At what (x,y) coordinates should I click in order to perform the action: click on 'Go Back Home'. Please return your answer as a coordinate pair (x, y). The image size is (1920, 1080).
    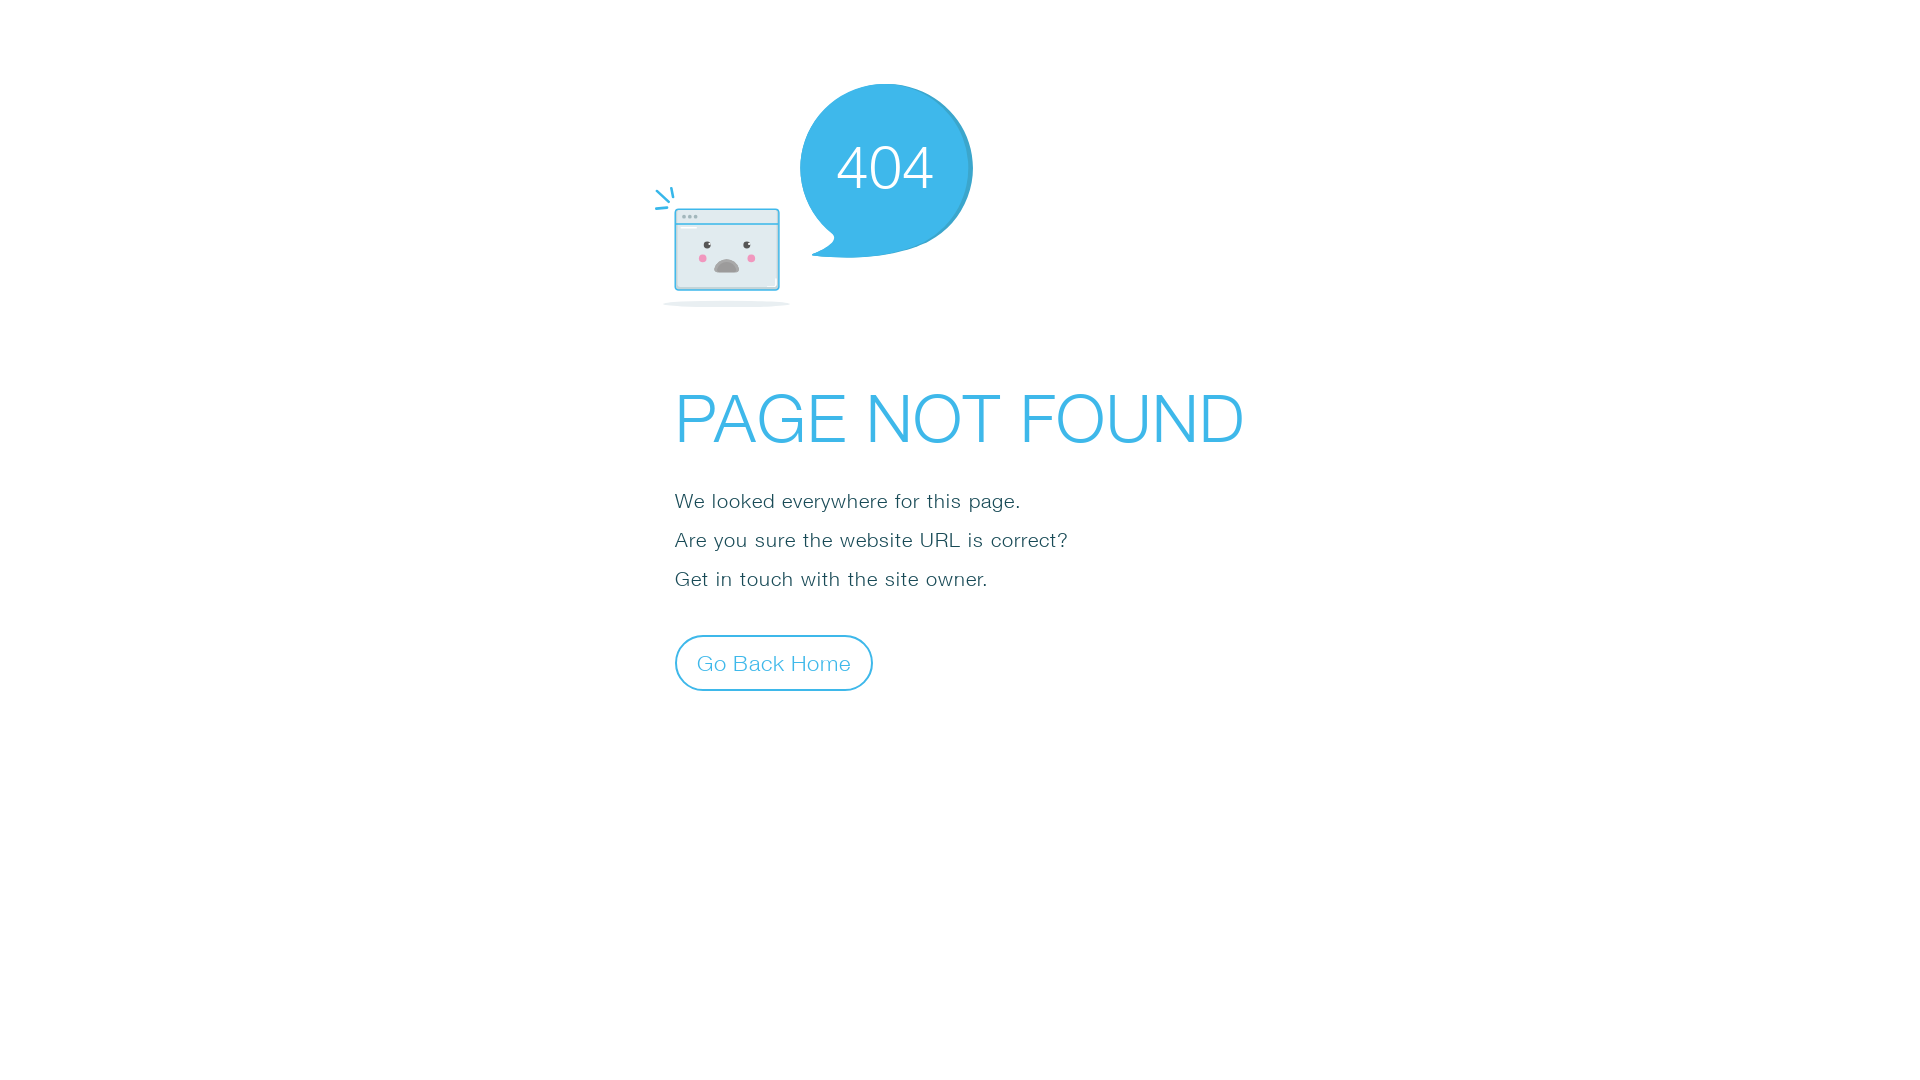
    Looking at the image, I should click on (772, 663).